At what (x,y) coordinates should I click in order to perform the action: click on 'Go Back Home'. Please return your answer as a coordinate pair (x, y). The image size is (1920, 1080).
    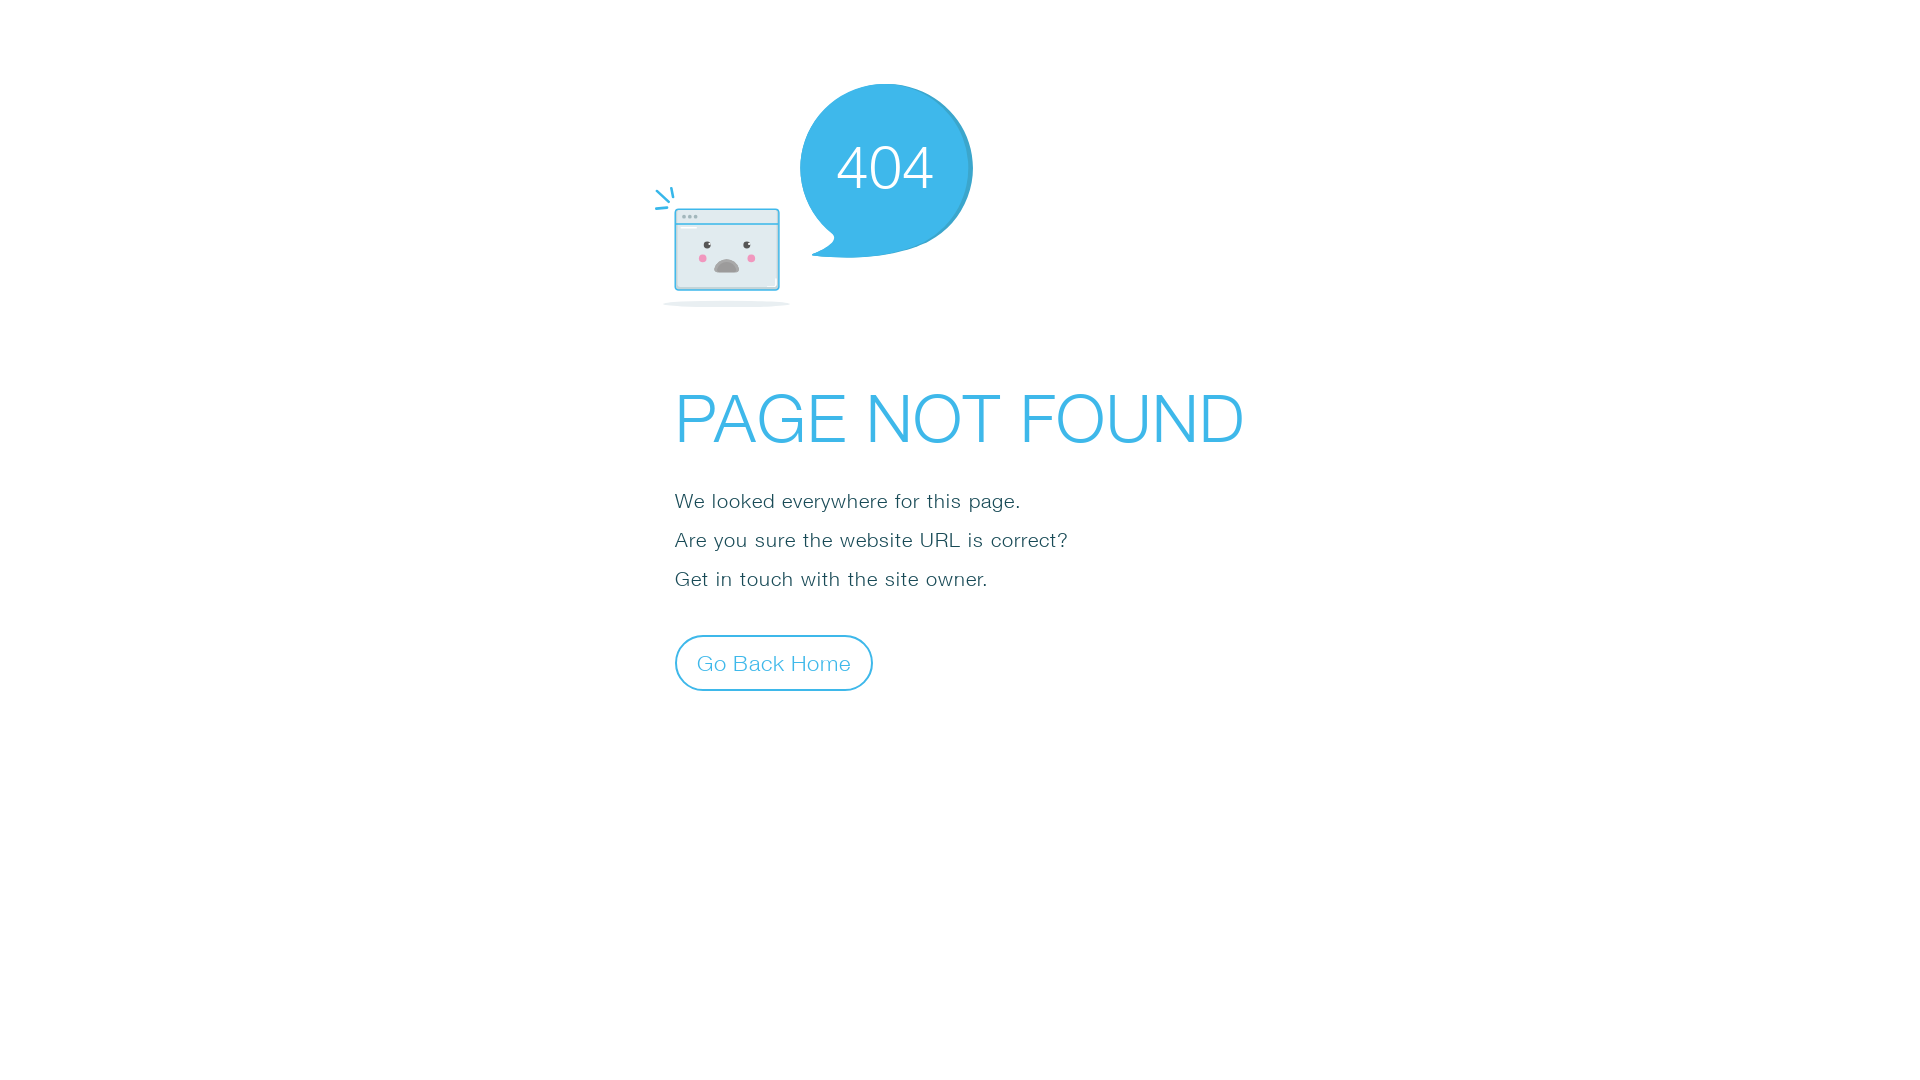
    Looking at the image, I should click on (772, 663).